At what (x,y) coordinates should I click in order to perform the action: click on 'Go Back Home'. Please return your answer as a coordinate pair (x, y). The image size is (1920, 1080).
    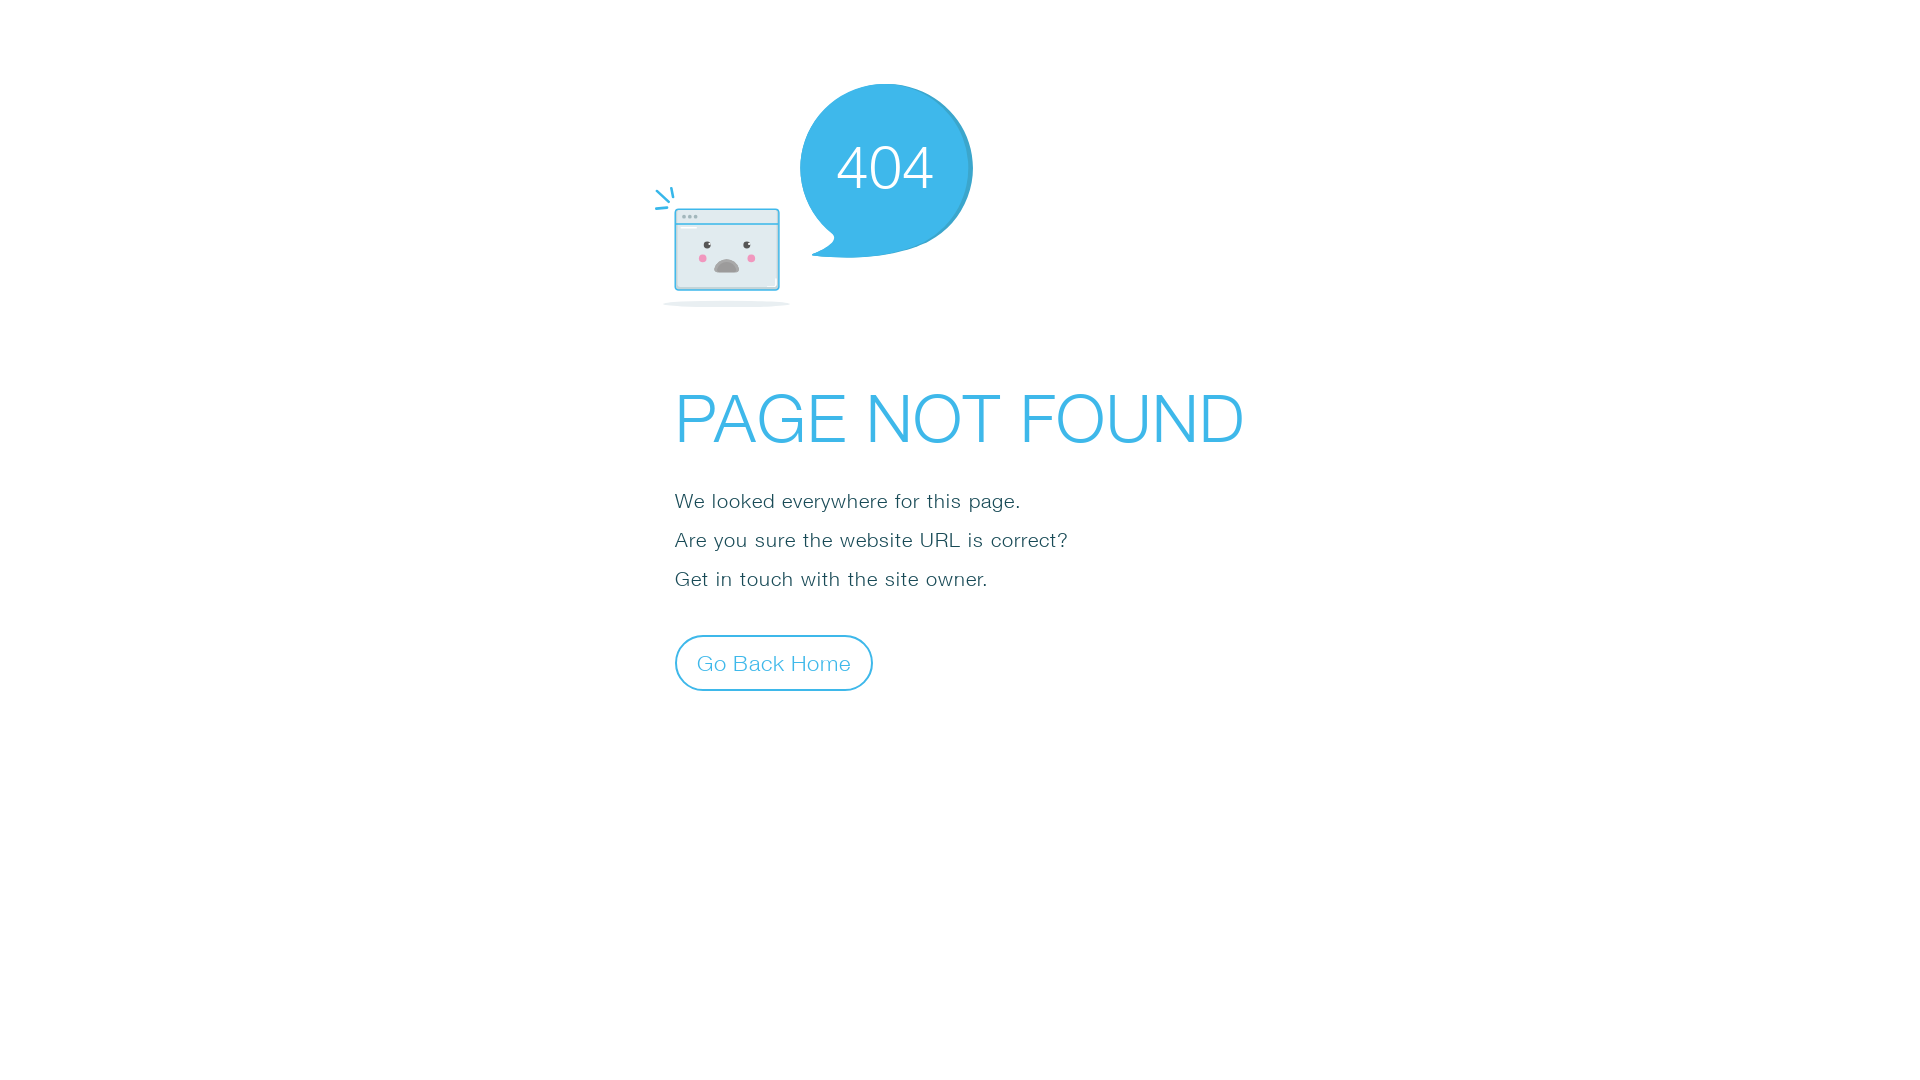
    Looking at the image, I should click on (772, 663).